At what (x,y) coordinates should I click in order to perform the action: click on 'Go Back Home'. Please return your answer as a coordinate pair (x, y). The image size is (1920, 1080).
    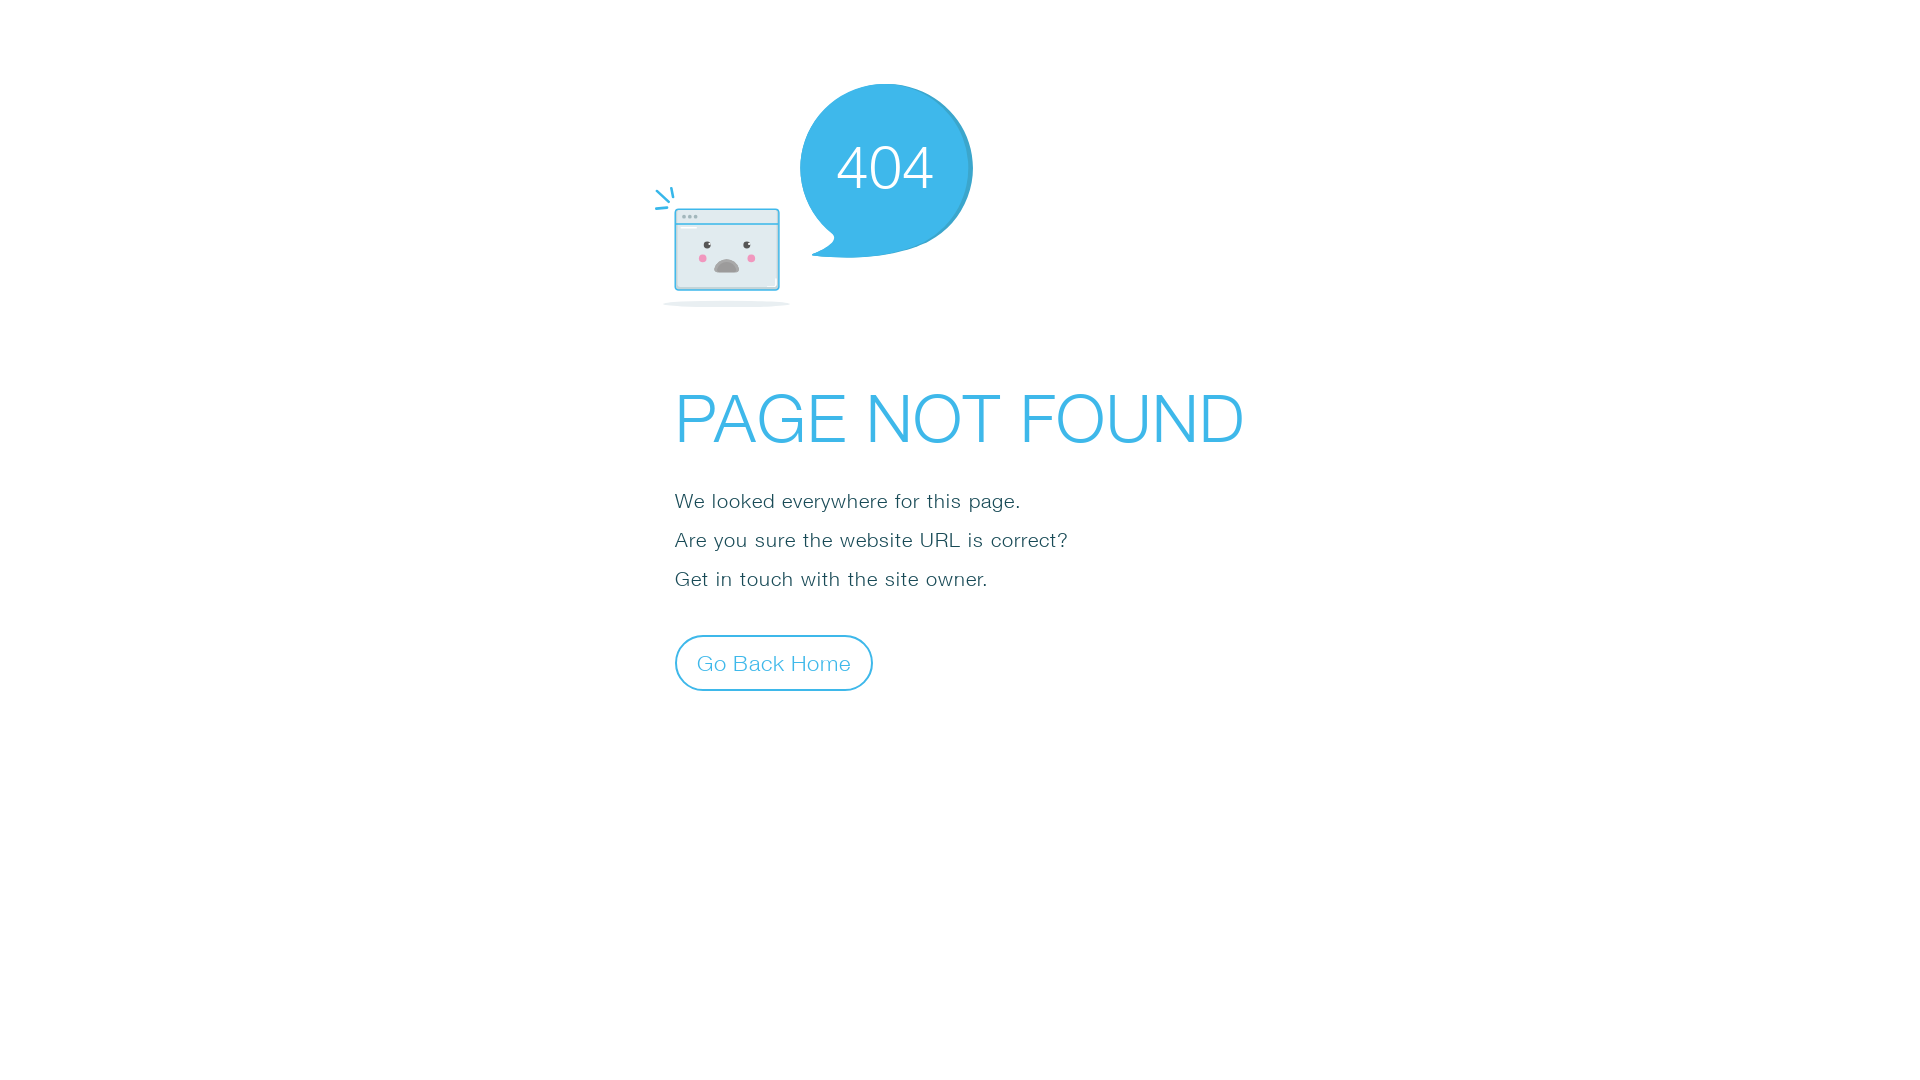
    Looking at the image, I should click on (772, 663).